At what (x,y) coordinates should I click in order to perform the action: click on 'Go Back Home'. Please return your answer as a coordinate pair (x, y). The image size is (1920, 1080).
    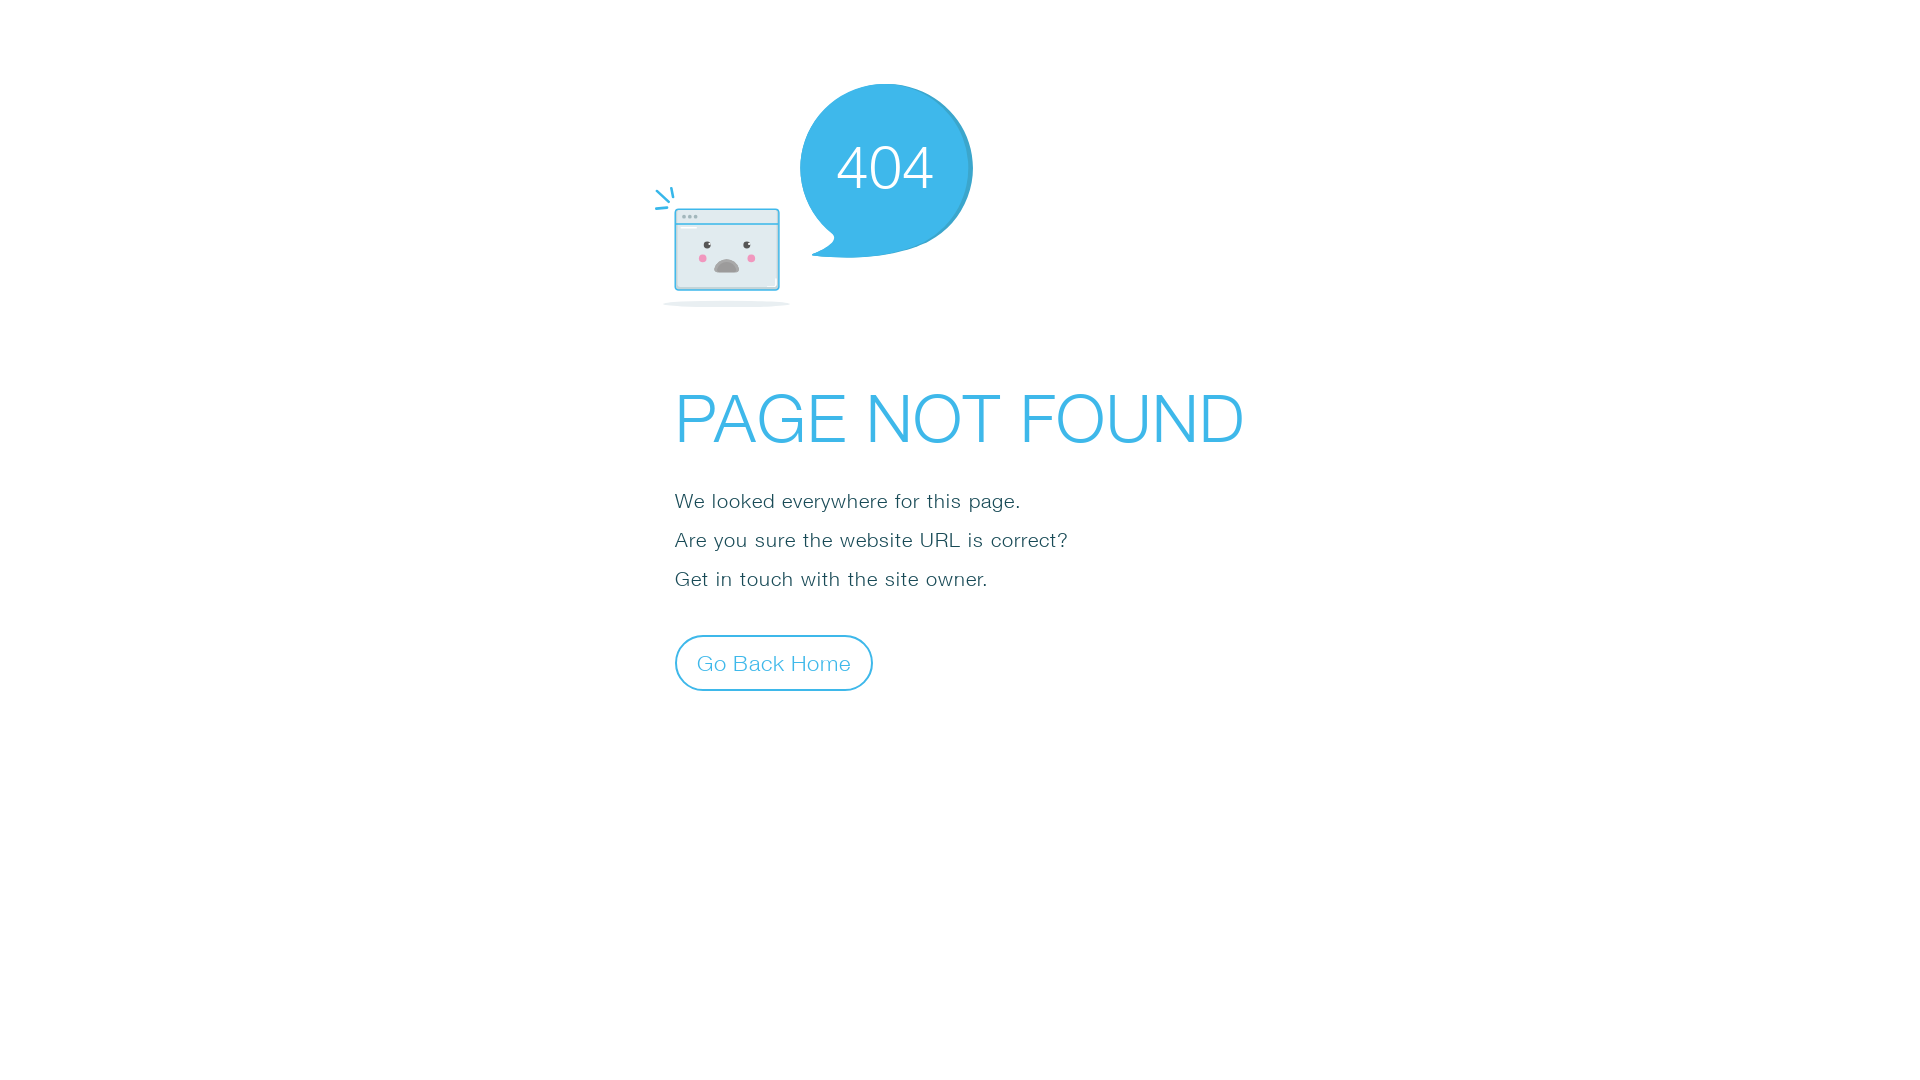
    Looking at the image, I should click on (772, 663).